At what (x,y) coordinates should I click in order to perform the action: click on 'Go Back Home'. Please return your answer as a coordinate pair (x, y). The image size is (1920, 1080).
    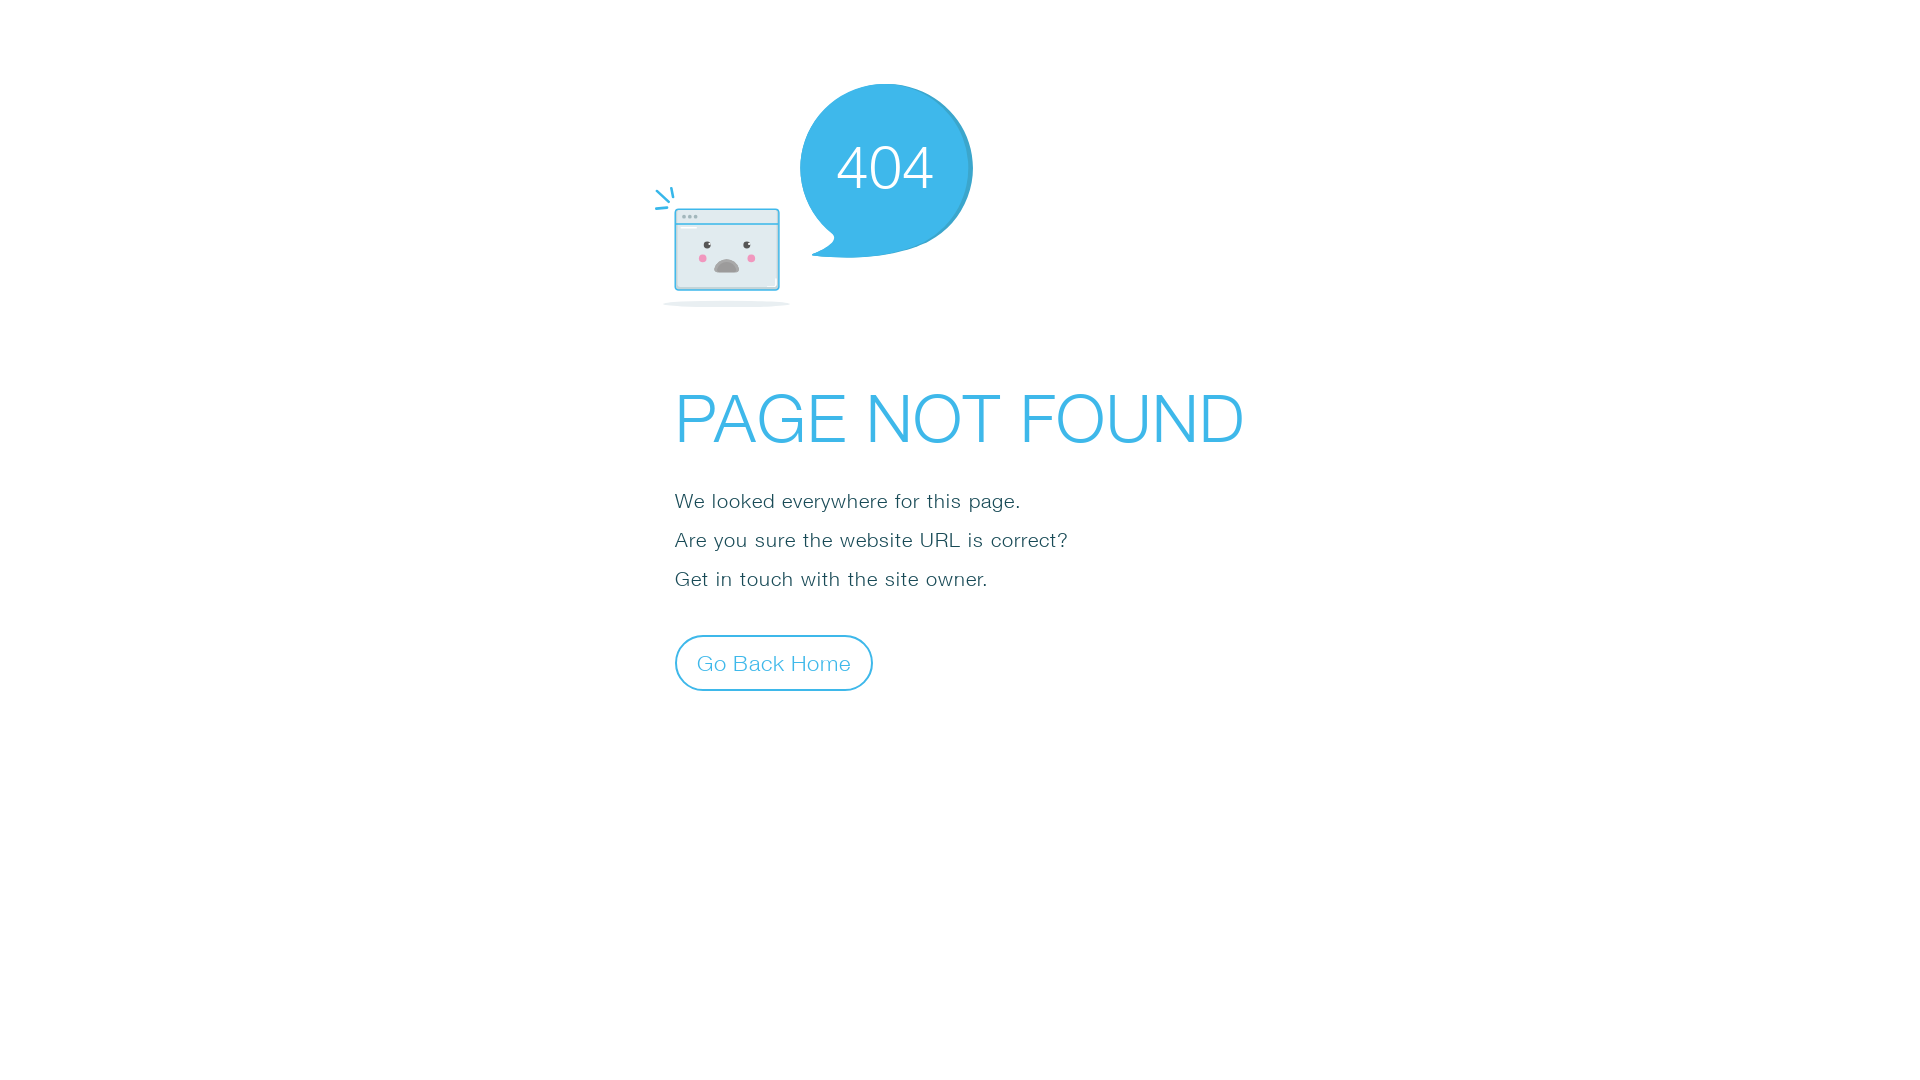
    Looking at the image, I should click on (772, 663).